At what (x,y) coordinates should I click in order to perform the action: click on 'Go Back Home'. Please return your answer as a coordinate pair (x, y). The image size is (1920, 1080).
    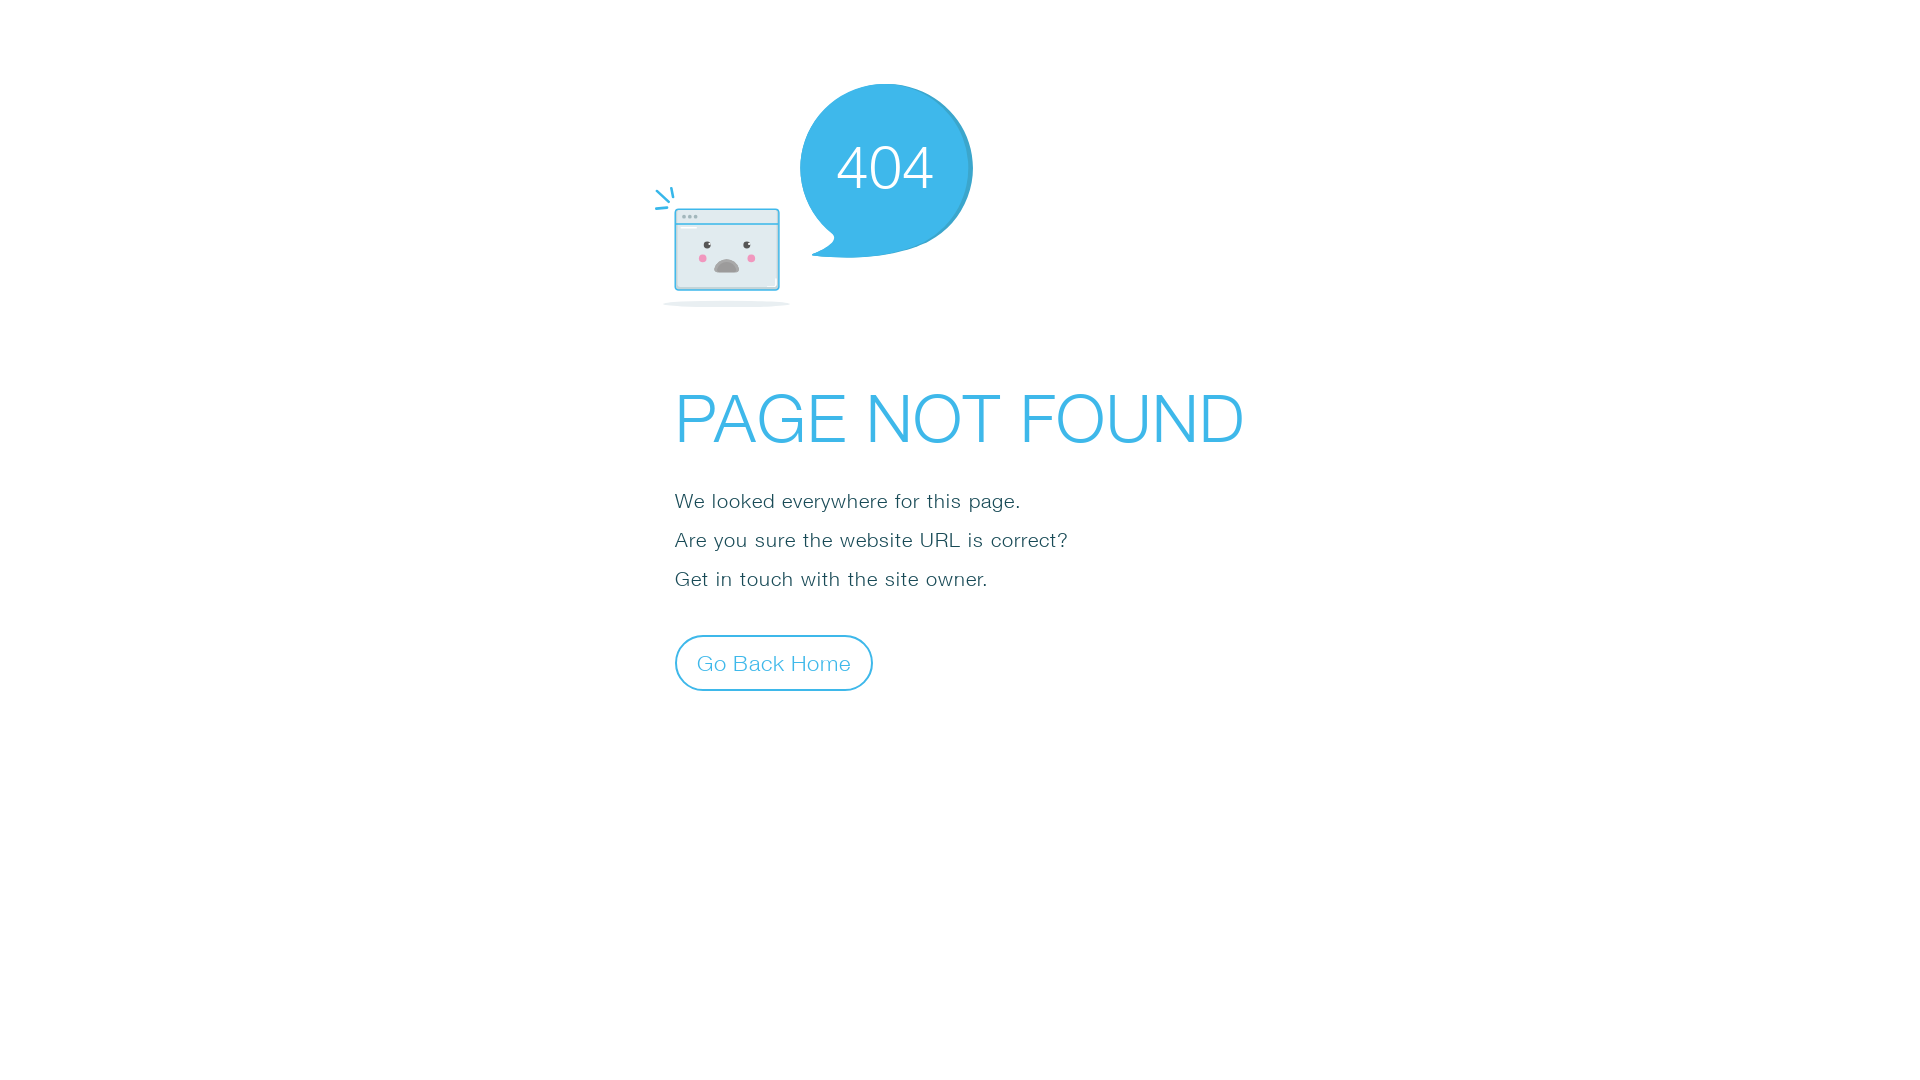
    Looking at the image, I should click on (772, 663).